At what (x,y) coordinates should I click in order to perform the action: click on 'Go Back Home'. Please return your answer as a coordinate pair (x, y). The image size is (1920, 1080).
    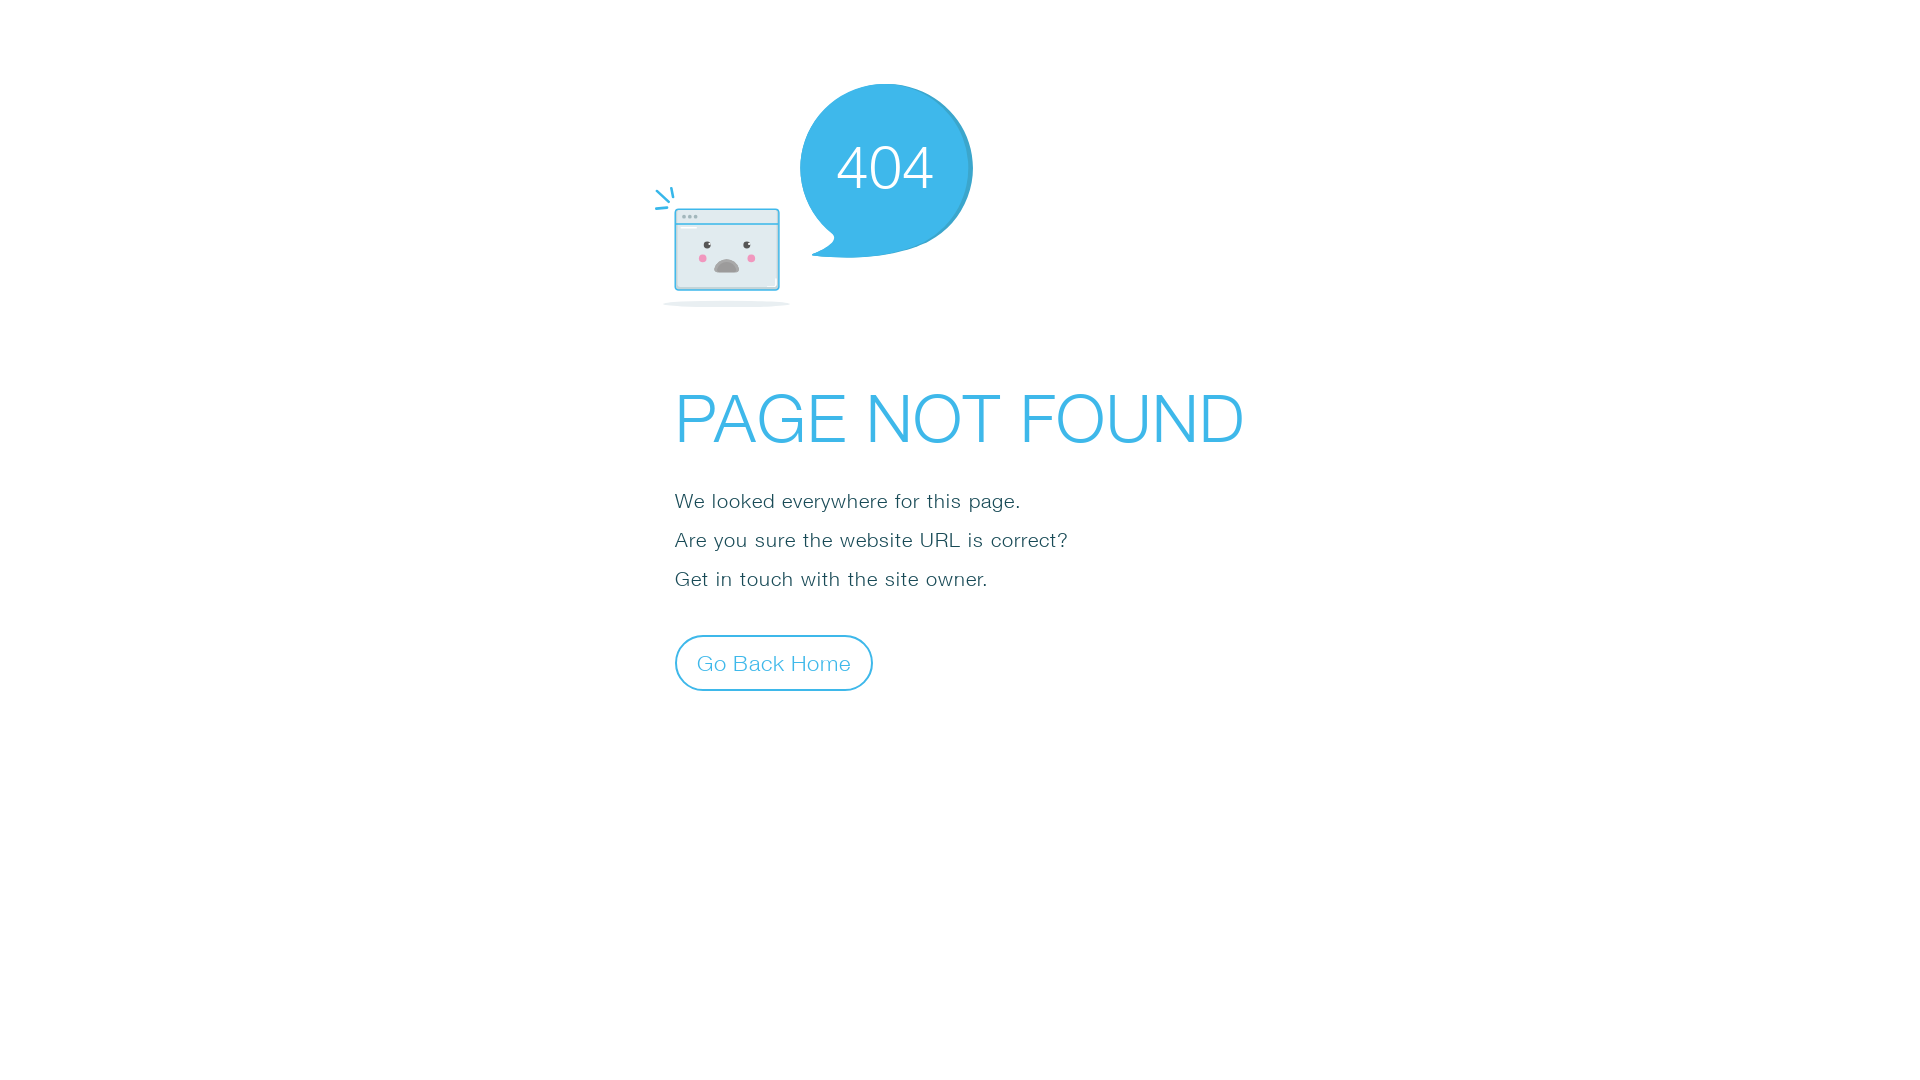
    Looking at the image, I should click on (772, 663).